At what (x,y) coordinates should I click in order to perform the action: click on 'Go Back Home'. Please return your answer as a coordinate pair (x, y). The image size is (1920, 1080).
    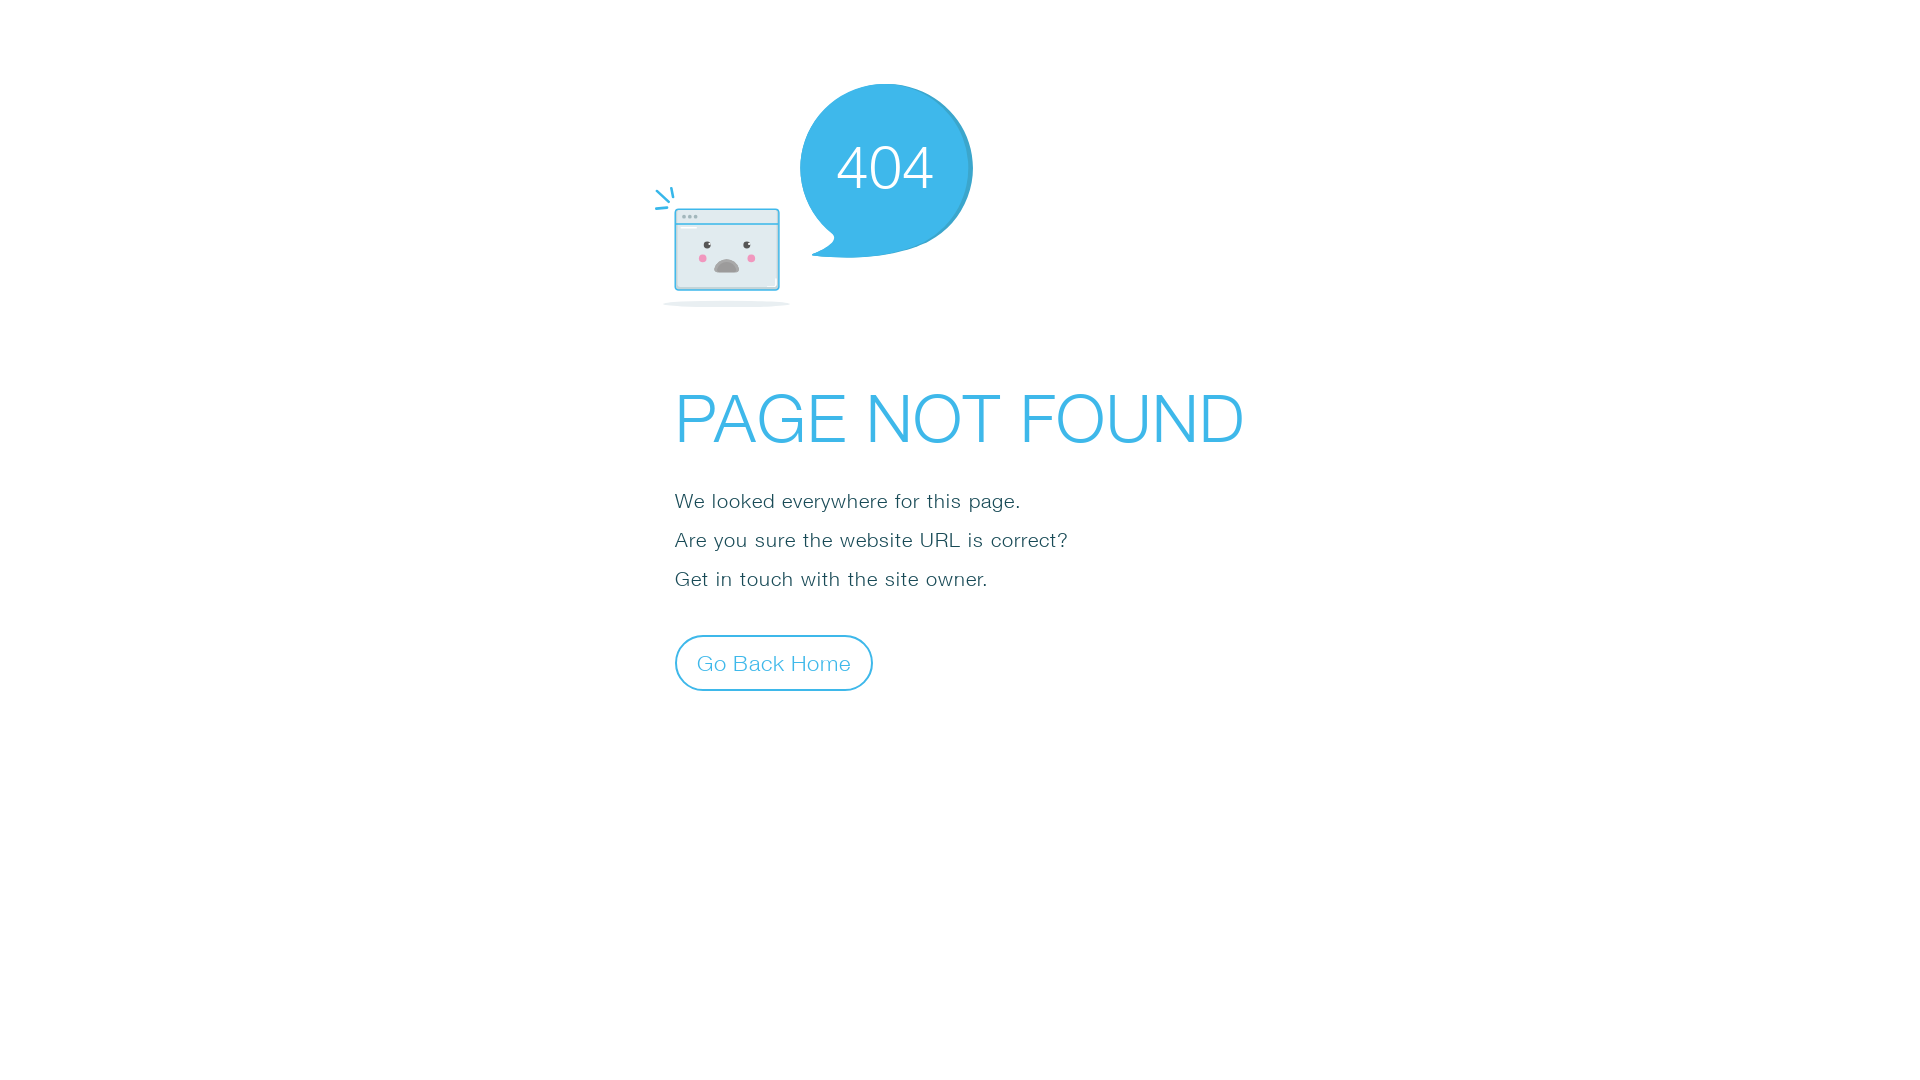
    Looking at the image, I should click on (772, 663).